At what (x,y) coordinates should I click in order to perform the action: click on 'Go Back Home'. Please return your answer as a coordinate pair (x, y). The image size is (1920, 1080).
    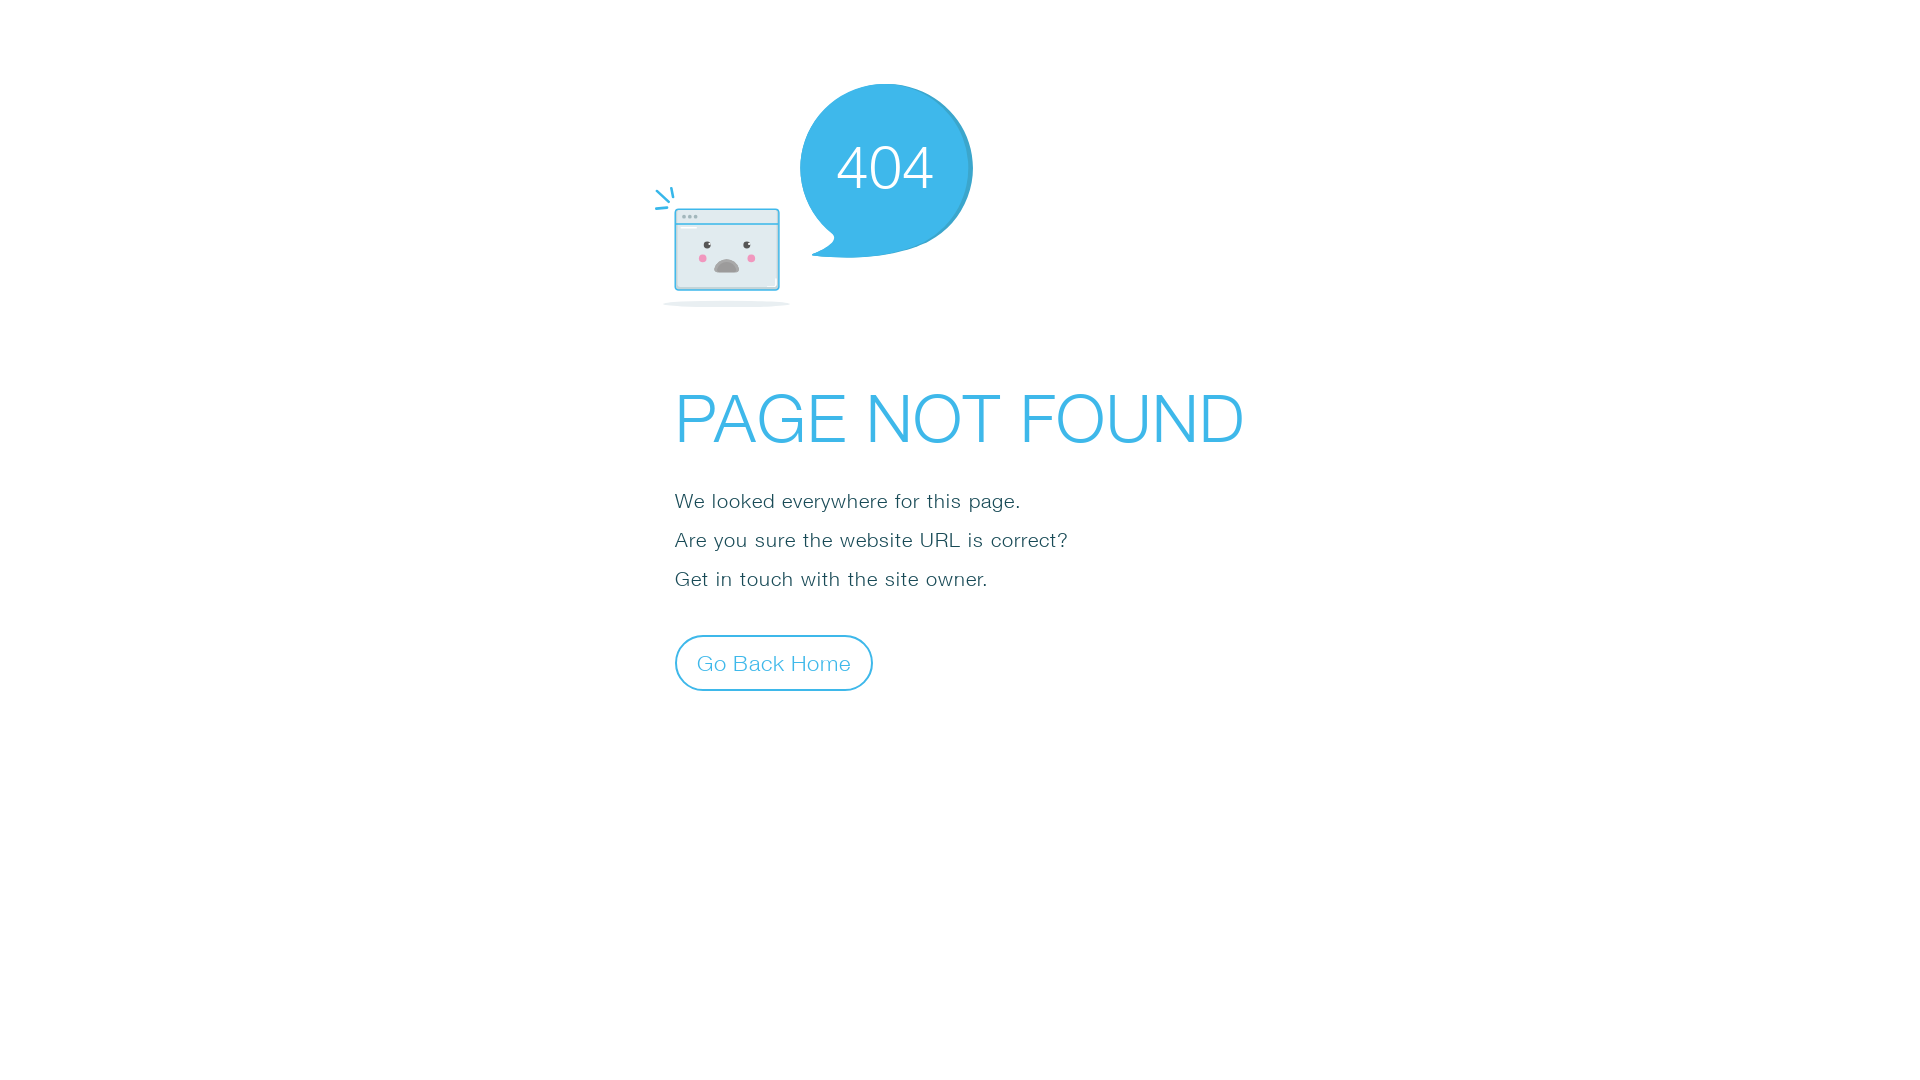
    Looking at the image, I should click on (772, 663).